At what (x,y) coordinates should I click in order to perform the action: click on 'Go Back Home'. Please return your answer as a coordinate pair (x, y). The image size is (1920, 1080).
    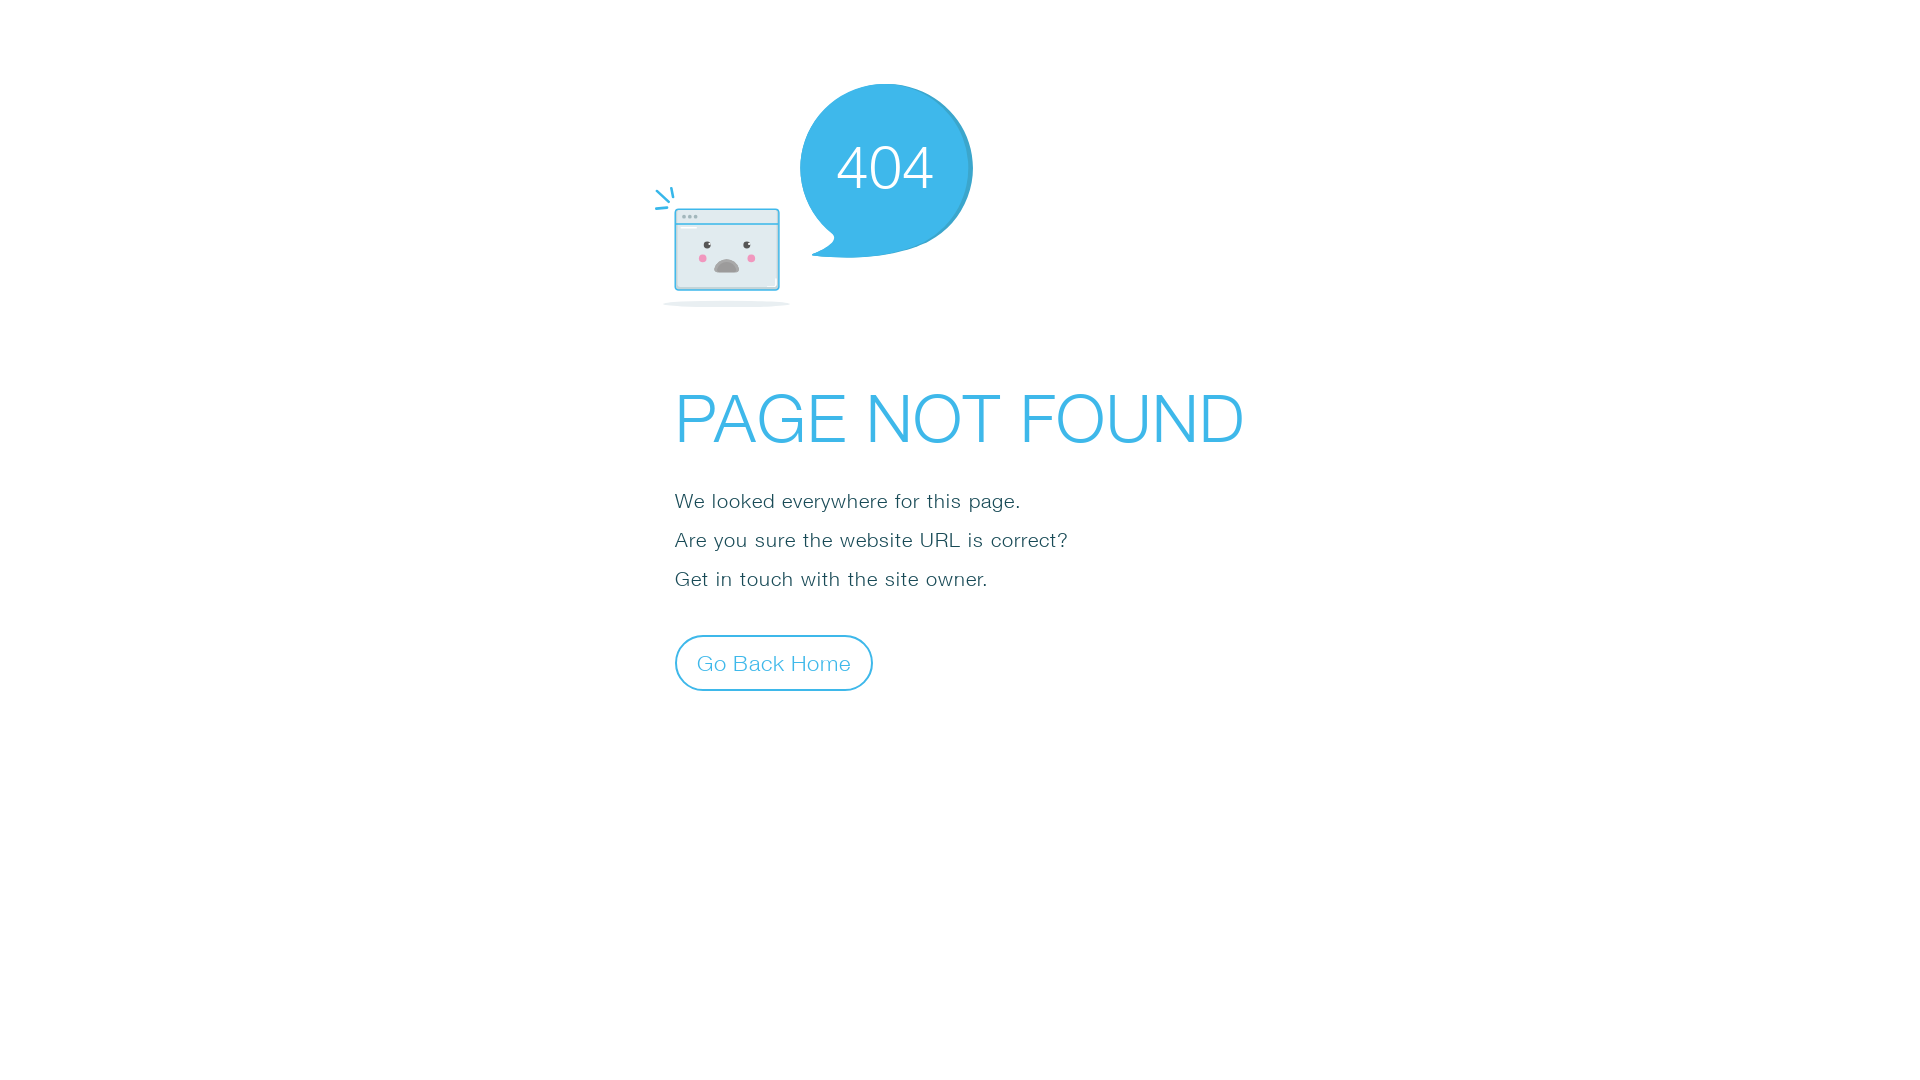
    Looking at the image, I should click on (772, 663).